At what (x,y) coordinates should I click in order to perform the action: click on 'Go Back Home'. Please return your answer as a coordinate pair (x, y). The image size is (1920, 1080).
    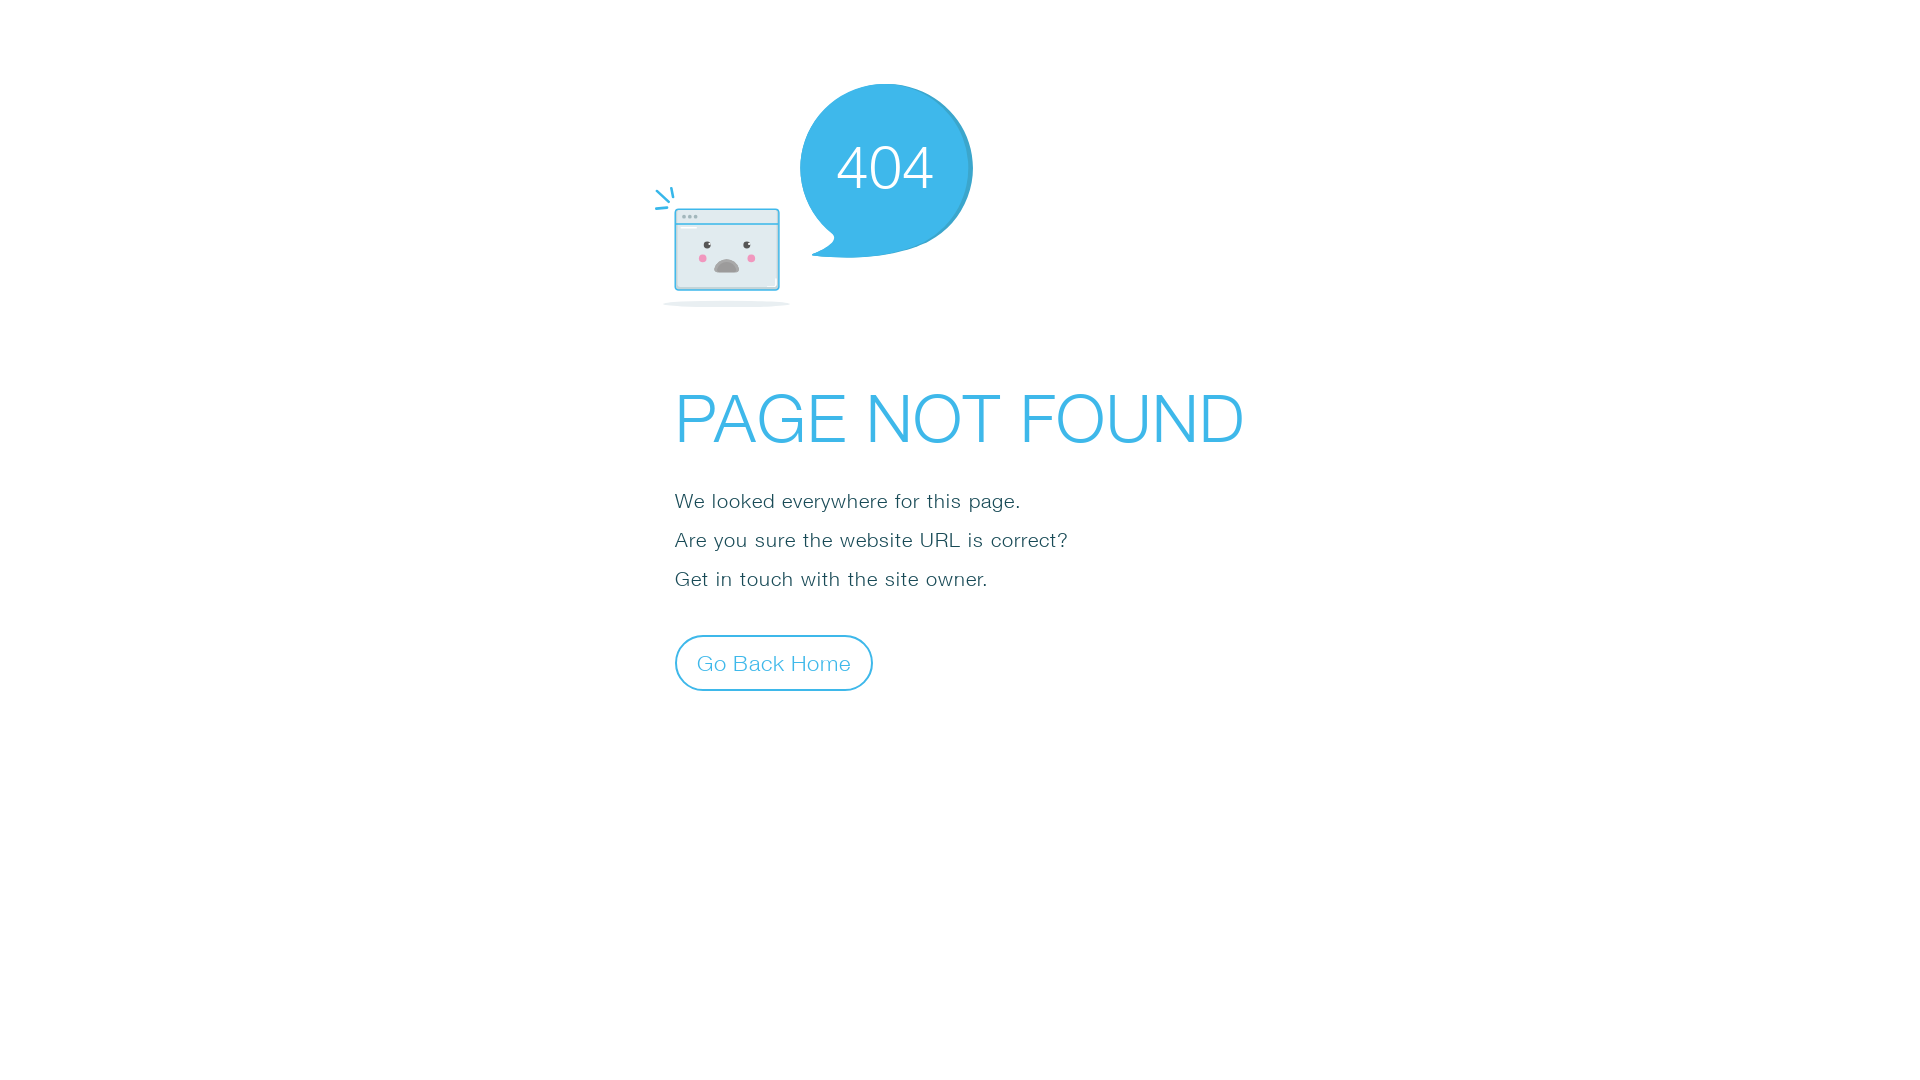
    Looking at the image, I should click on (772, 663).